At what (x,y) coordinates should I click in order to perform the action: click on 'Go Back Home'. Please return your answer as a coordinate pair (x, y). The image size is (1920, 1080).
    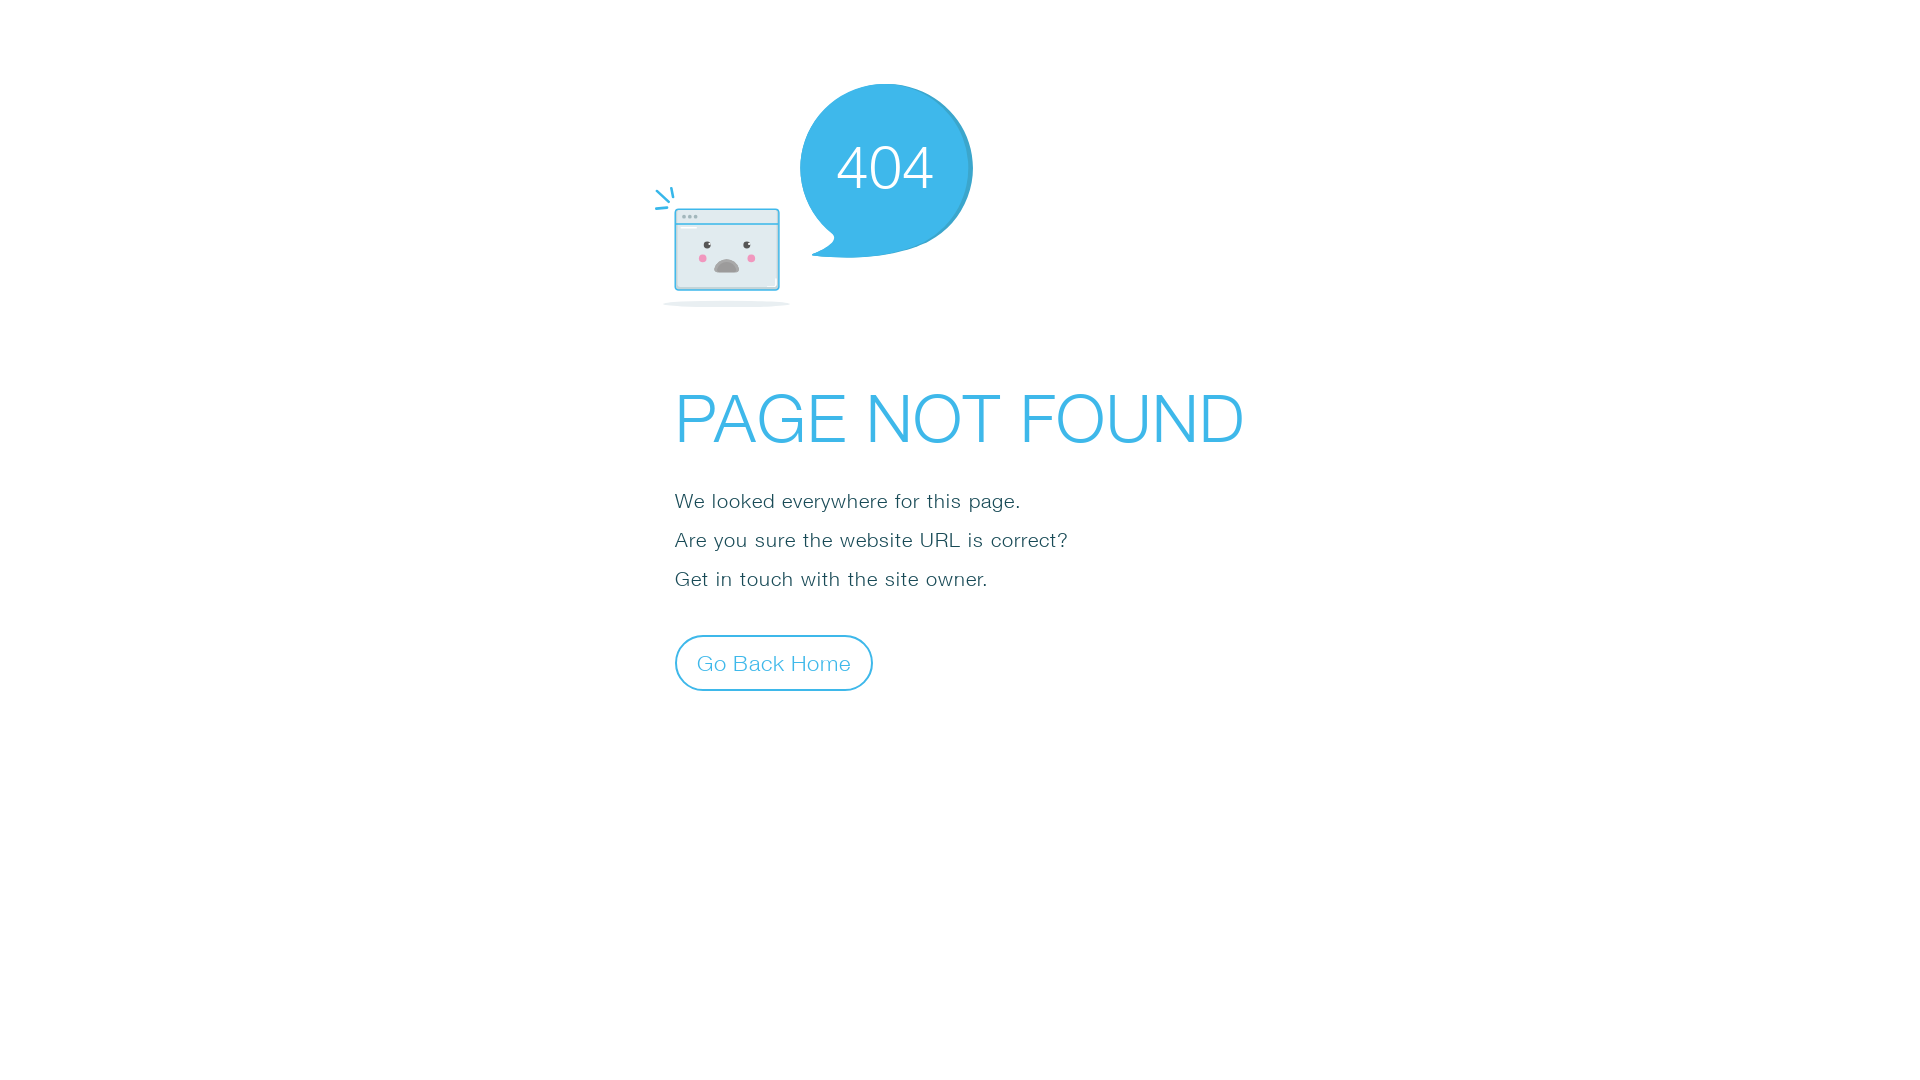
    Looking at the image, I should click on (772, 663).